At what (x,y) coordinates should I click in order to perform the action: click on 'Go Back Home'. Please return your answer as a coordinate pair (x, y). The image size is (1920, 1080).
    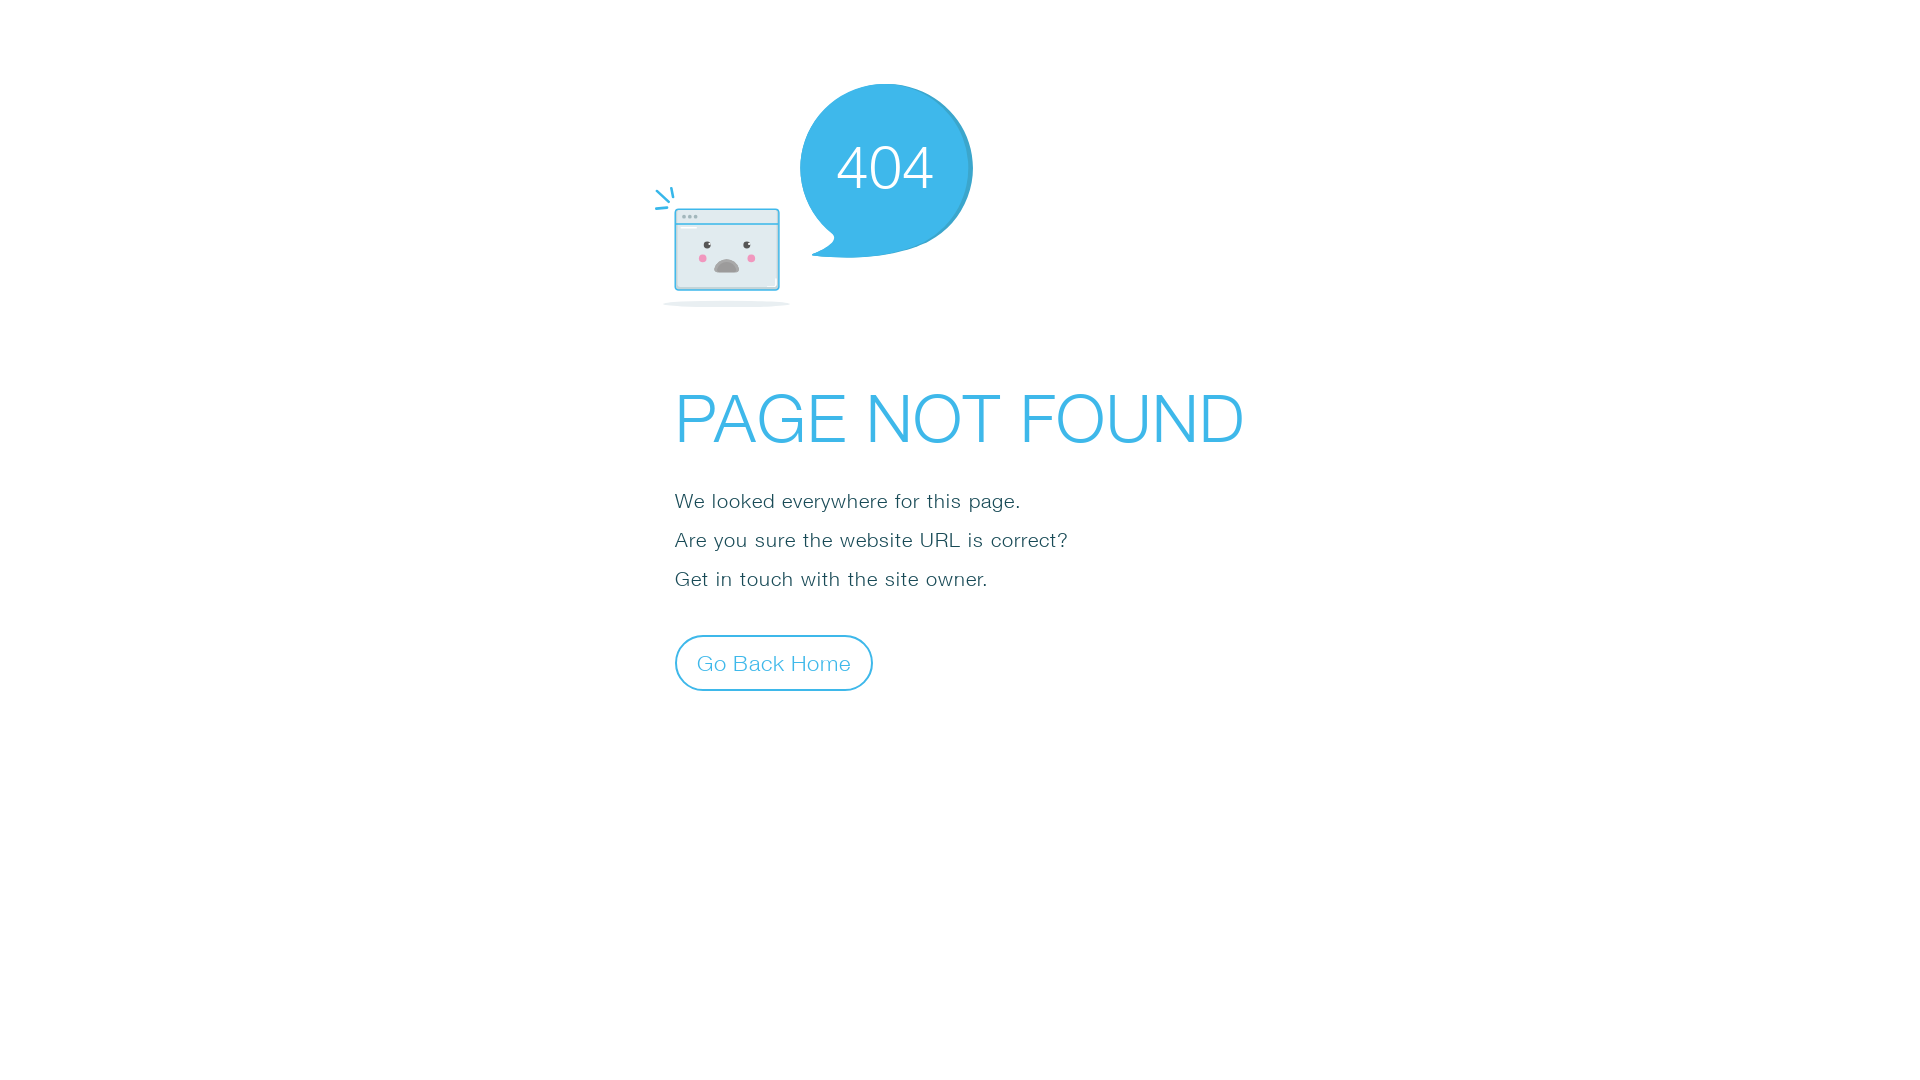
    Looking at the image, I should click on (772, 663).